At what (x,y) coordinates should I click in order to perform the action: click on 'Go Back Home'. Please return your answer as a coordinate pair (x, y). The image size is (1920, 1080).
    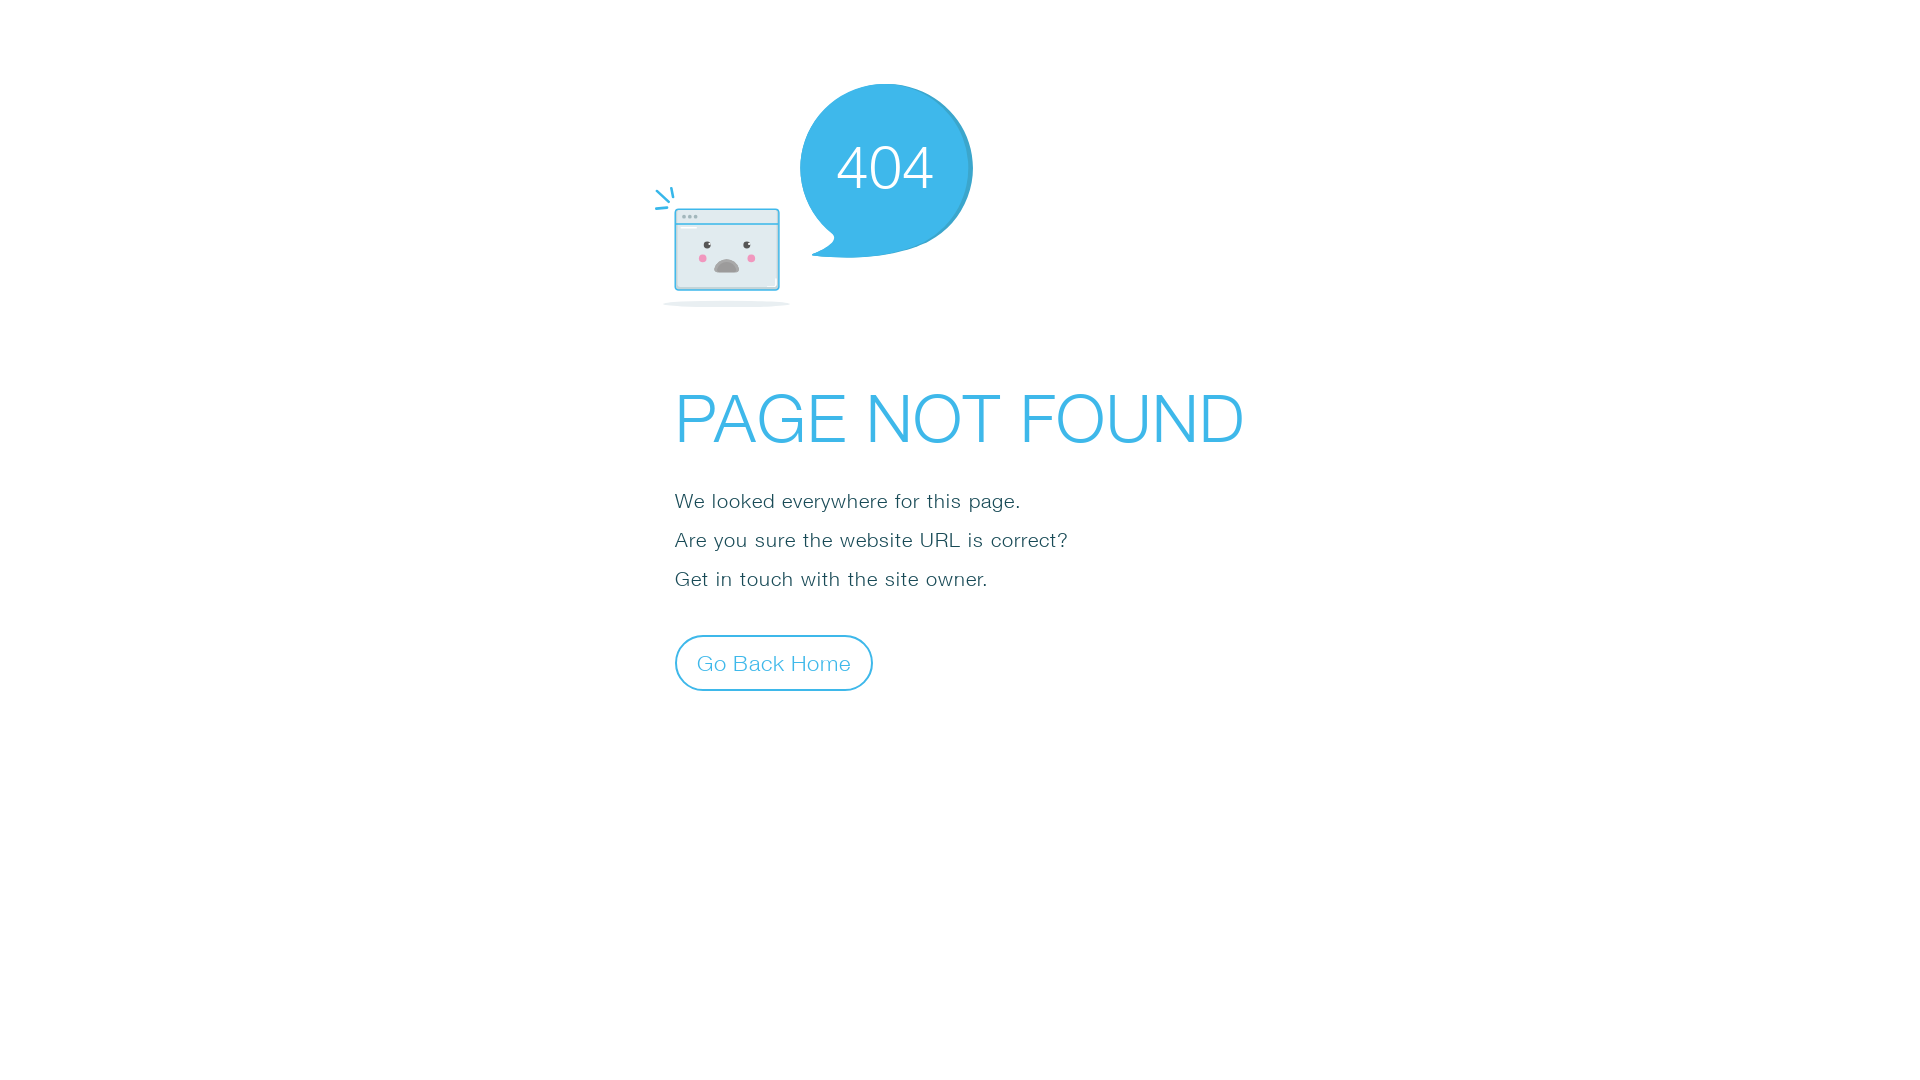
    Looking at the image, I should click on (772, 663).